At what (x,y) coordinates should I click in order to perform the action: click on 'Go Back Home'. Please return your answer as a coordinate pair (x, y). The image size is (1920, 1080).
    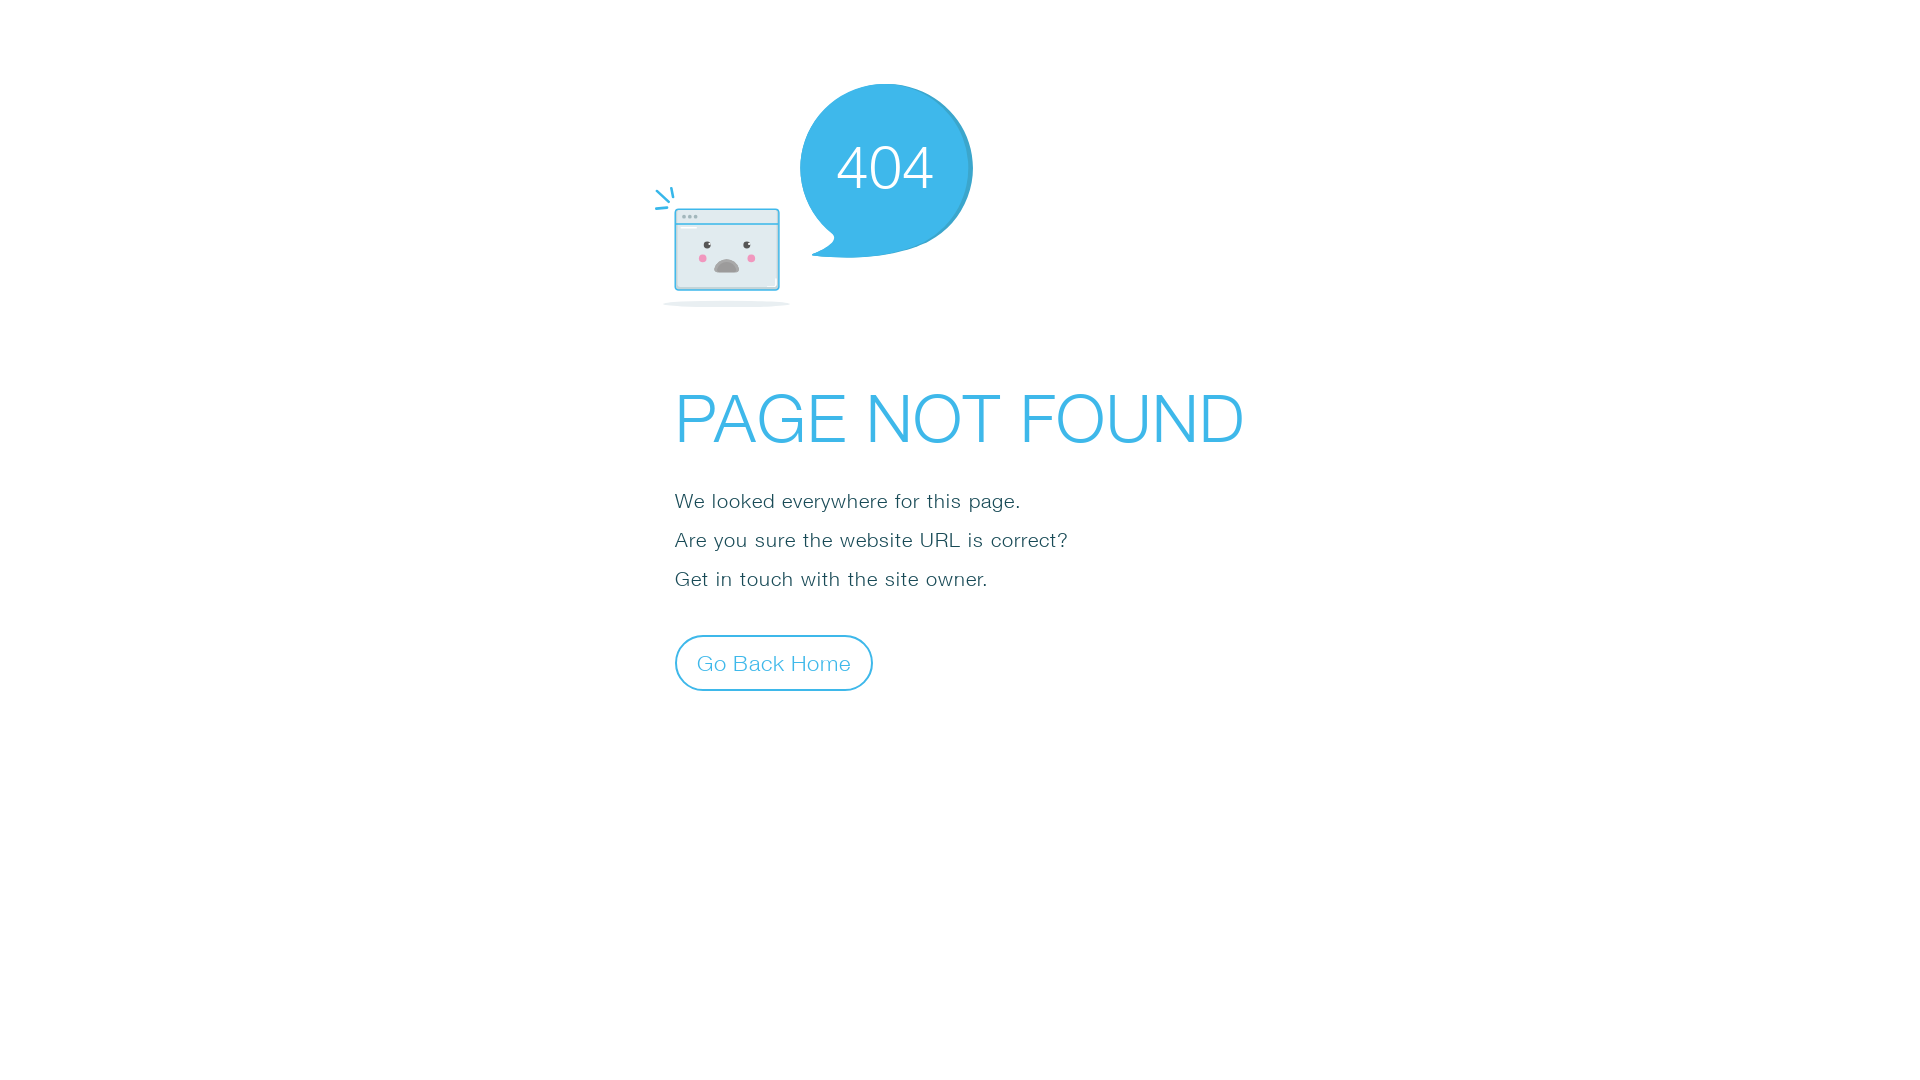
    Looking at the image, I should click on (772, 663).